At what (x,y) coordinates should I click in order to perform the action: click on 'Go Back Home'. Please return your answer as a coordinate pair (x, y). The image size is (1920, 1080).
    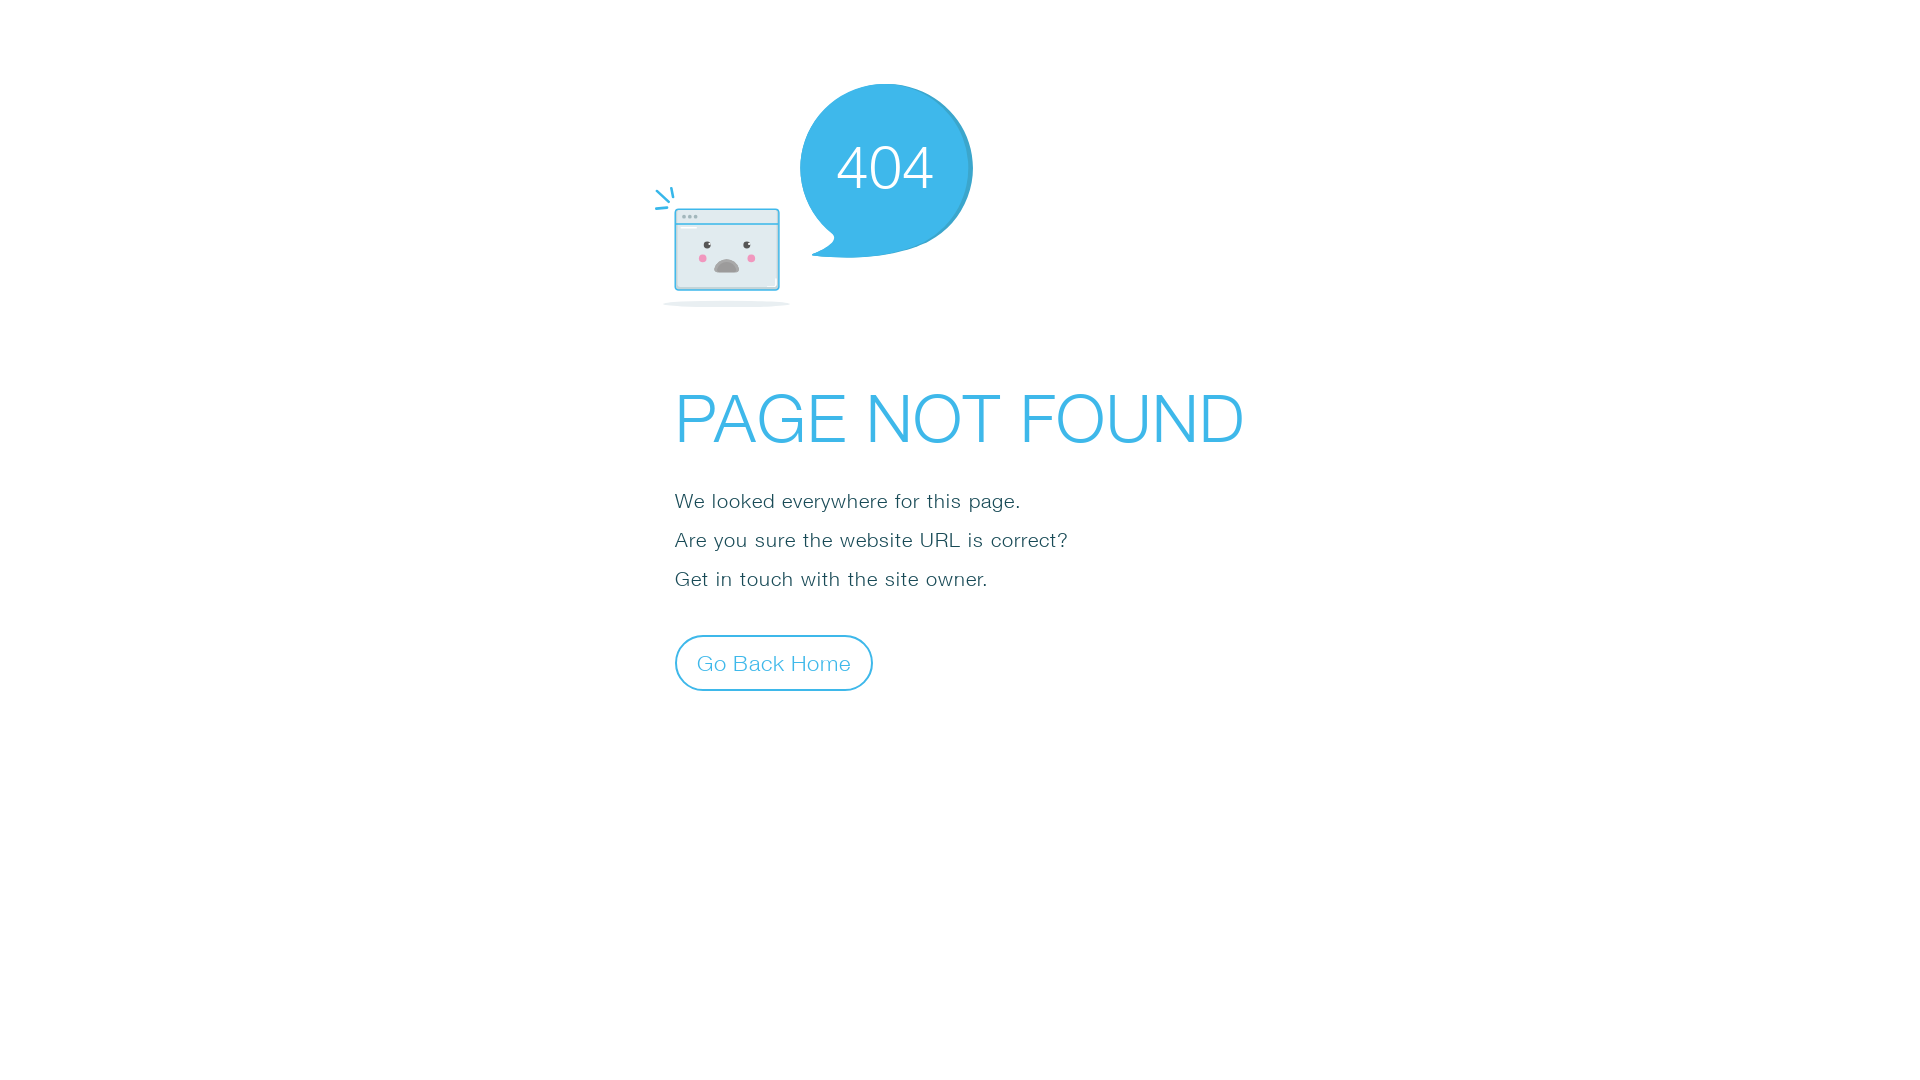
    Looking at the image, I should click on (772, 663).